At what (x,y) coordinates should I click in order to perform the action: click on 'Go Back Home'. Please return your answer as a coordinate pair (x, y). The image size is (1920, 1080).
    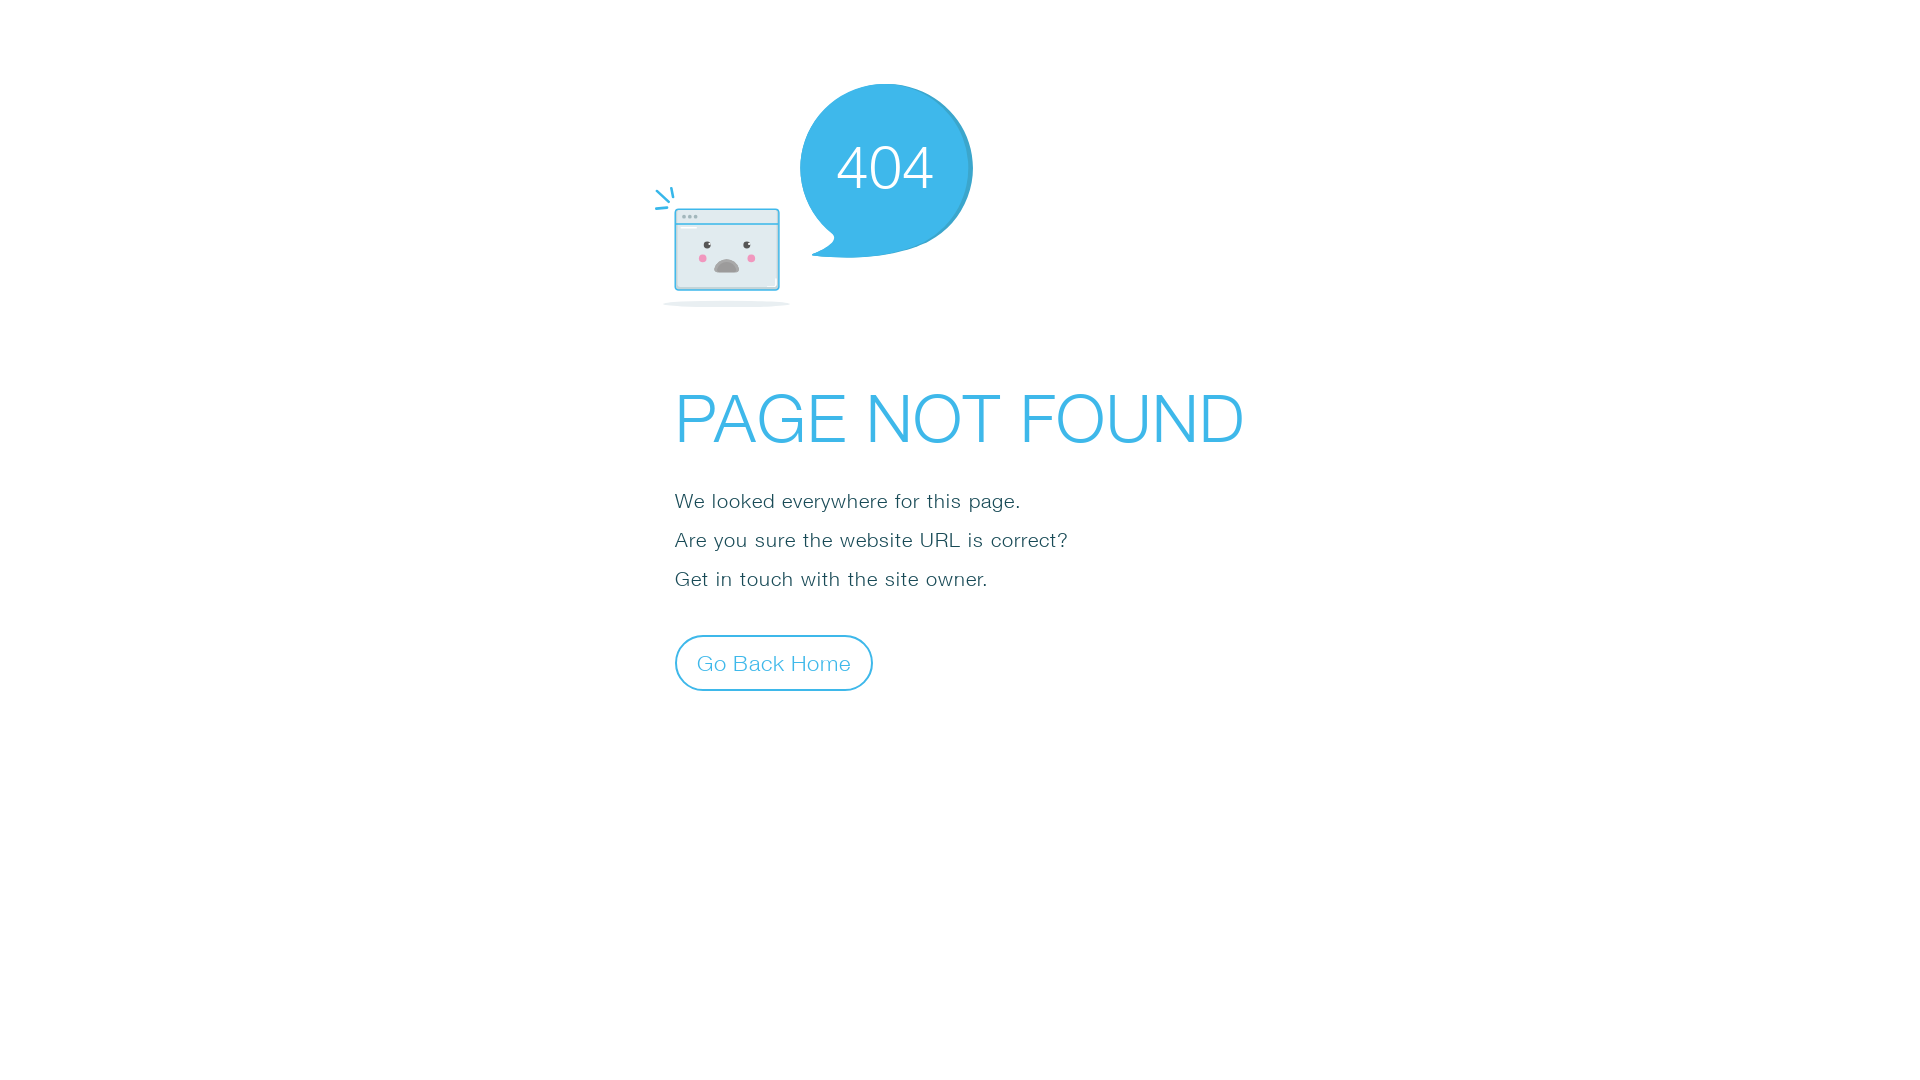
    Looking at the image, I should click on (772, 663).